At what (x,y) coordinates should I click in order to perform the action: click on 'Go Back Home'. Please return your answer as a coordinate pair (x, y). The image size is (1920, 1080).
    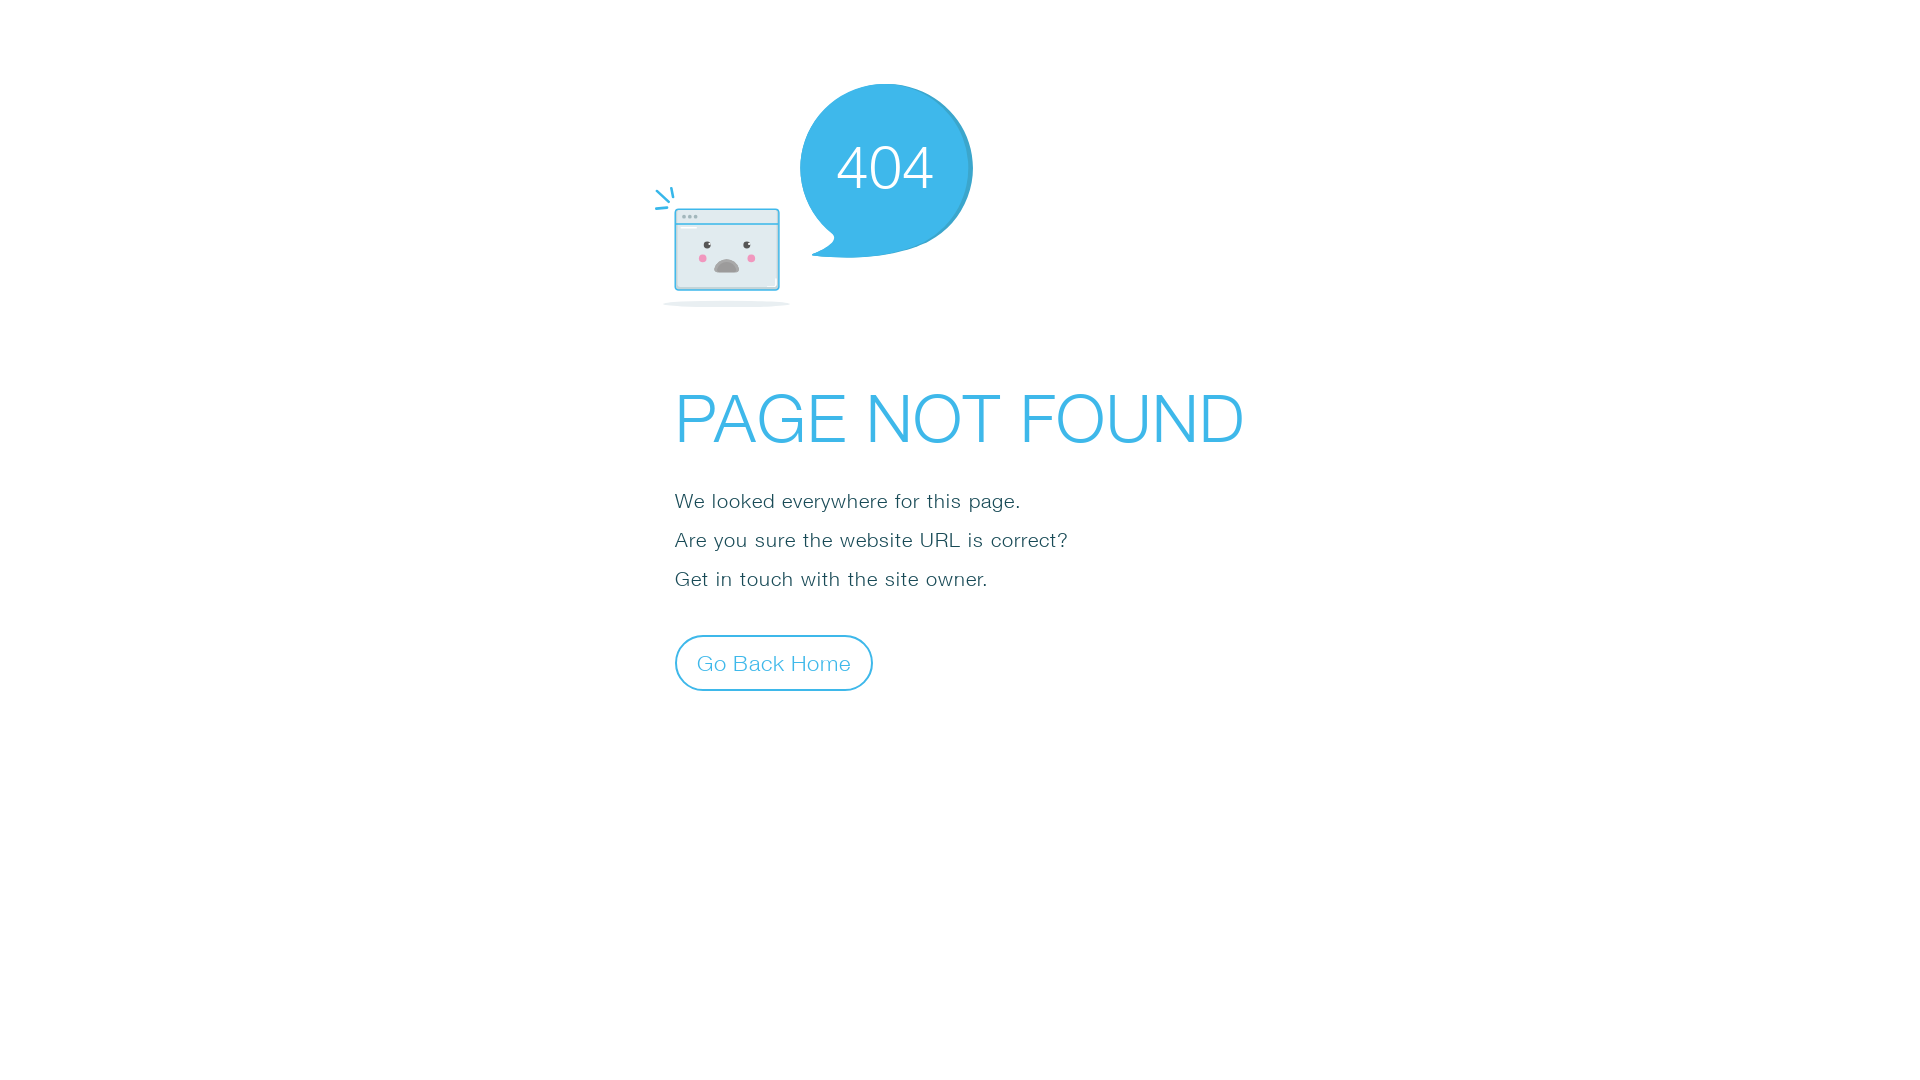
    Looking at the image, I should click on (772, 663).